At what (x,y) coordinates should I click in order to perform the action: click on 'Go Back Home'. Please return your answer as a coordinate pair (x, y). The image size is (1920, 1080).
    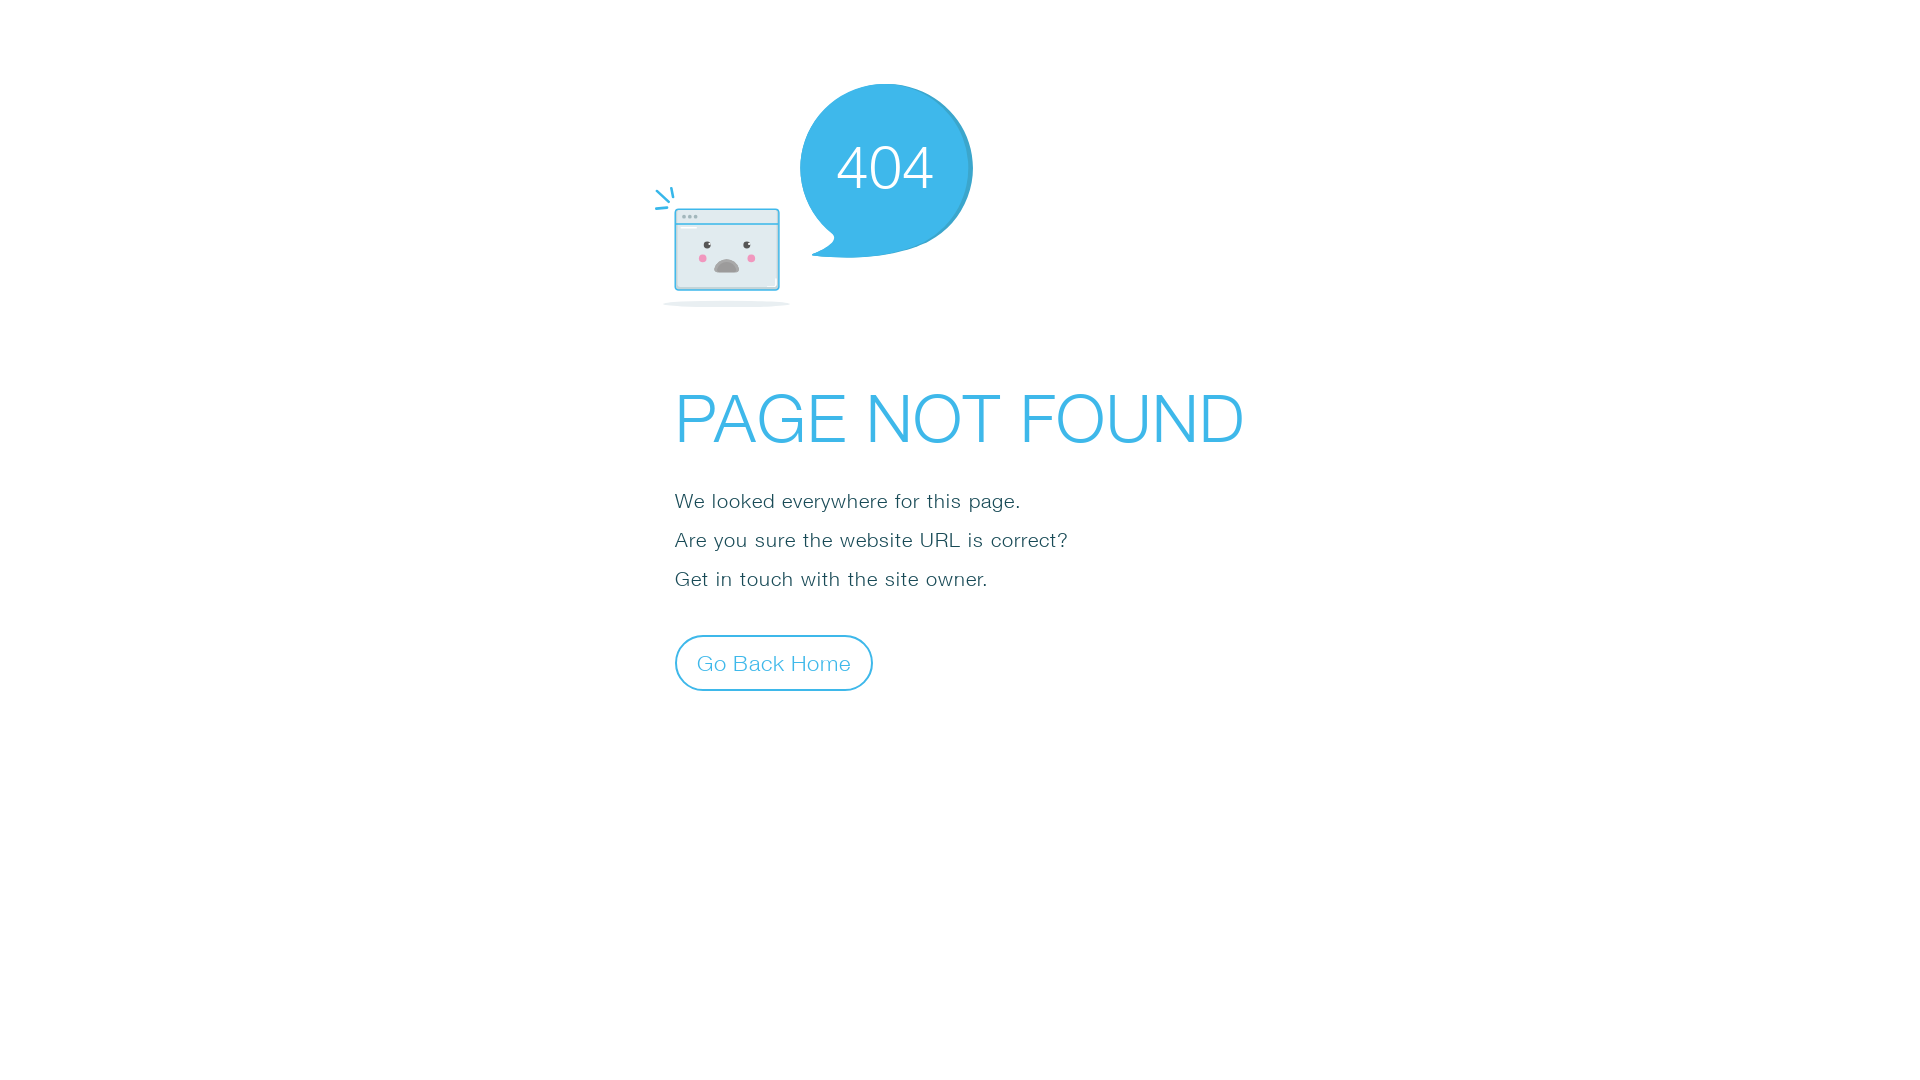
    Looking at the image, I should click on (772, 663).